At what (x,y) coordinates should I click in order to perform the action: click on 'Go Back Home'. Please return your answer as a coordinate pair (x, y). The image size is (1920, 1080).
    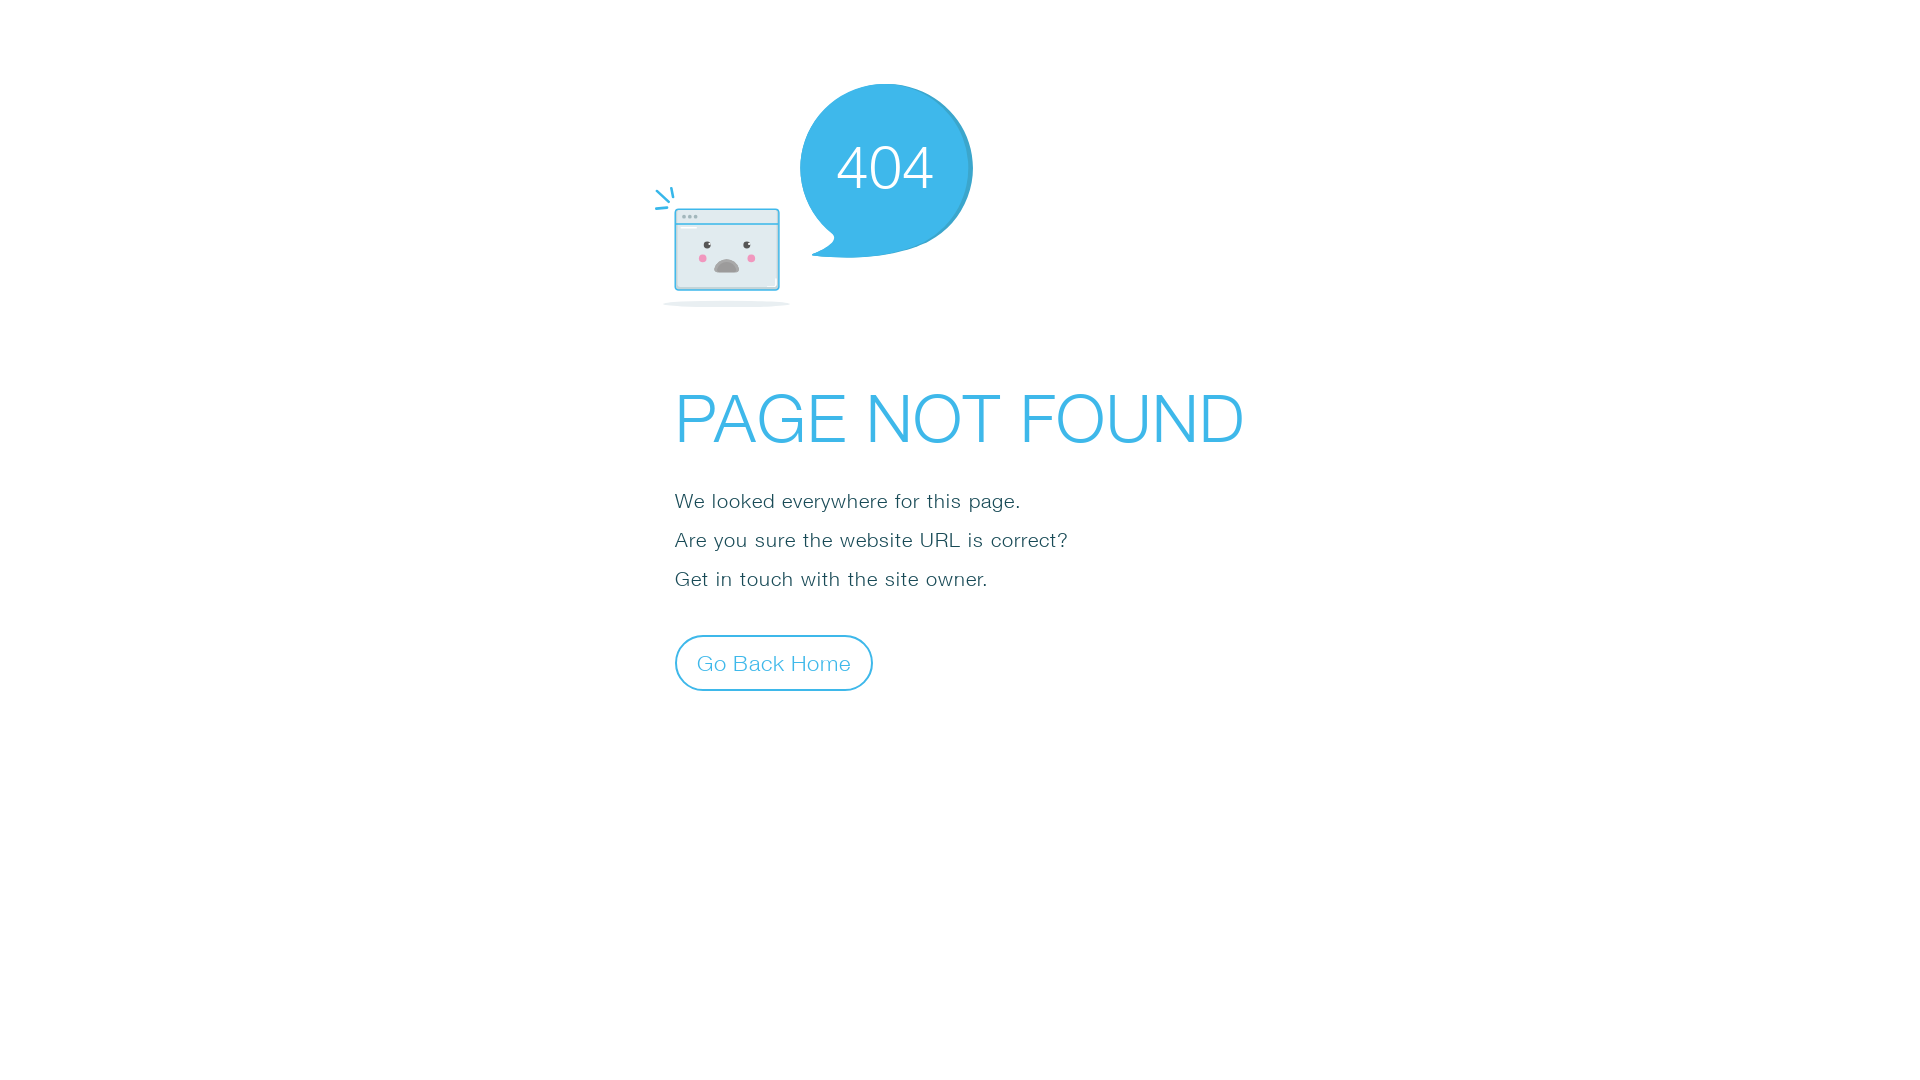
    Looking at the image, I should click on (772, 663).